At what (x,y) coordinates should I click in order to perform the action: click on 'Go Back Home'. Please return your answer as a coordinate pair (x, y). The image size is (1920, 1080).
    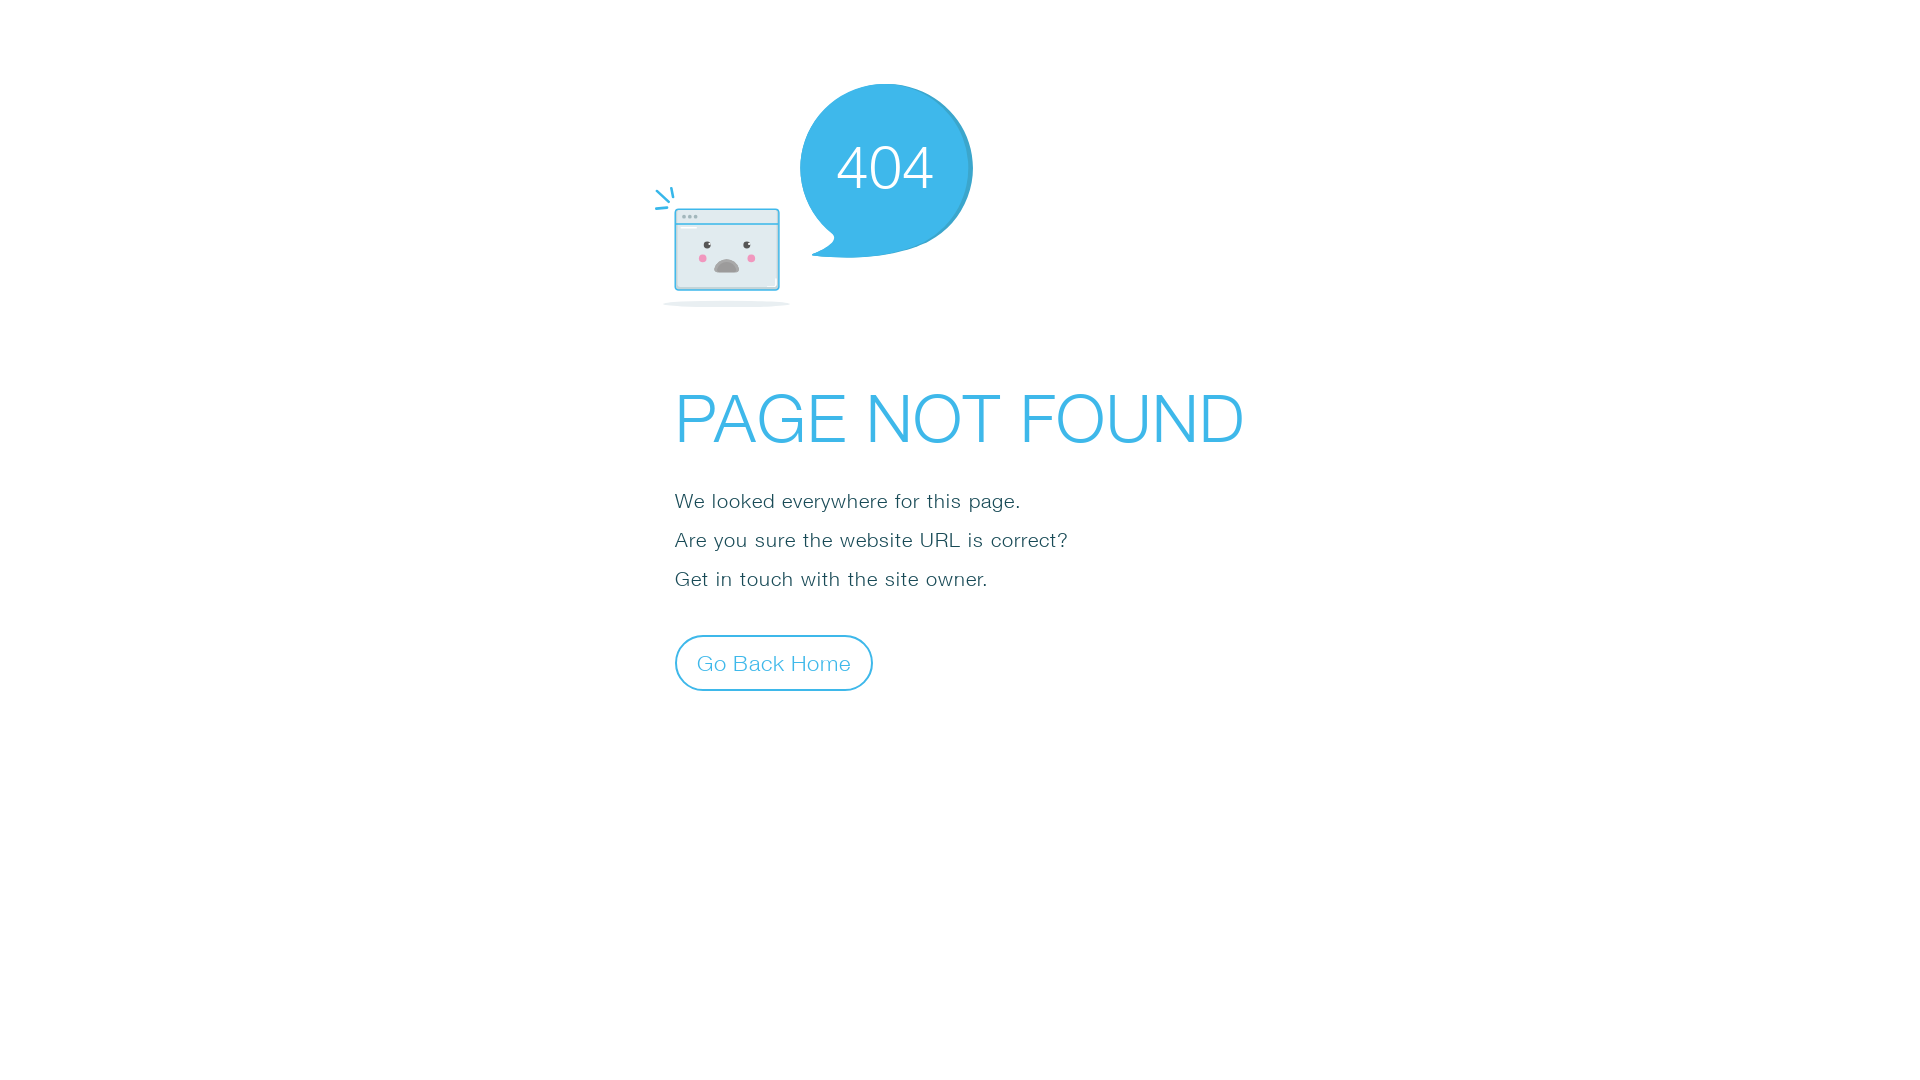
    Looking at the image, I should click on (772, 663).